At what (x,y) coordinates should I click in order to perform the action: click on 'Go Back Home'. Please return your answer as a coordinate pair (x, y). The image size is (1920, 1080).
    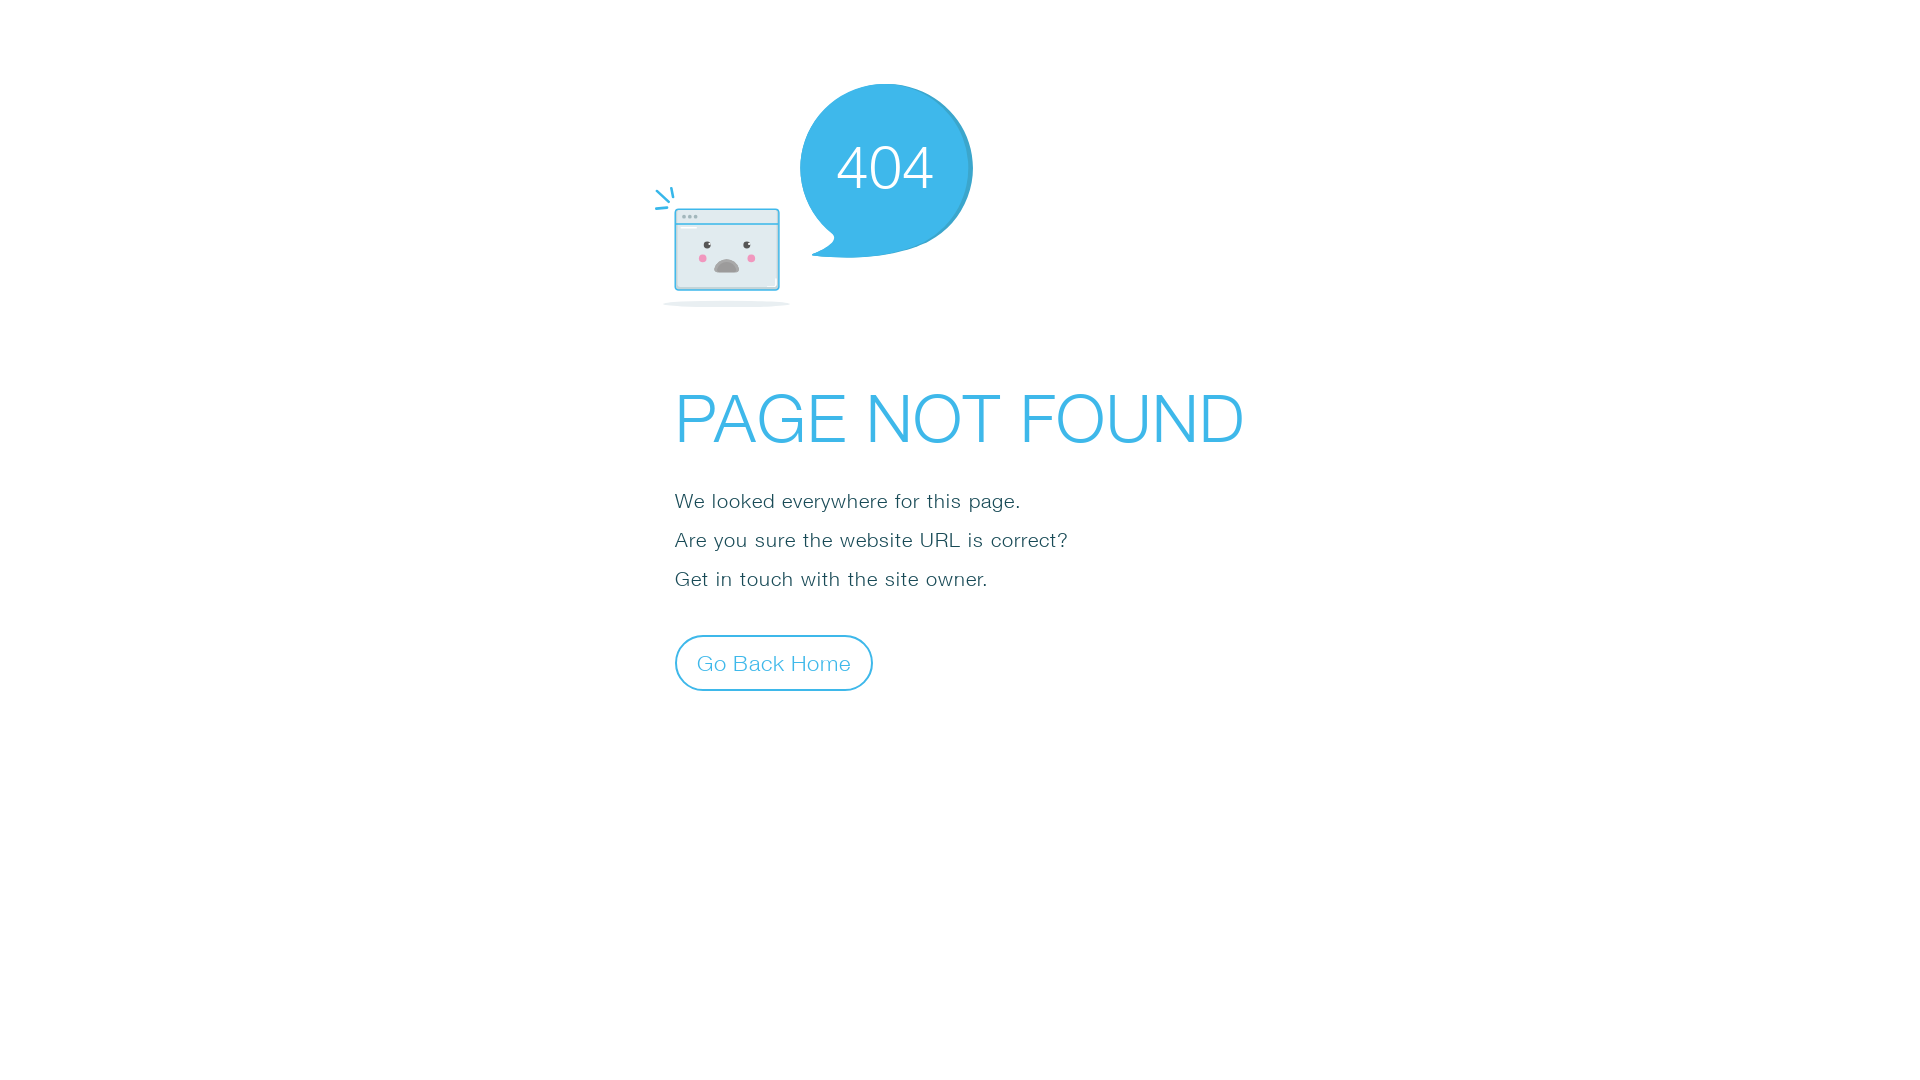
    Looking at the image, I should click on (772, 663).